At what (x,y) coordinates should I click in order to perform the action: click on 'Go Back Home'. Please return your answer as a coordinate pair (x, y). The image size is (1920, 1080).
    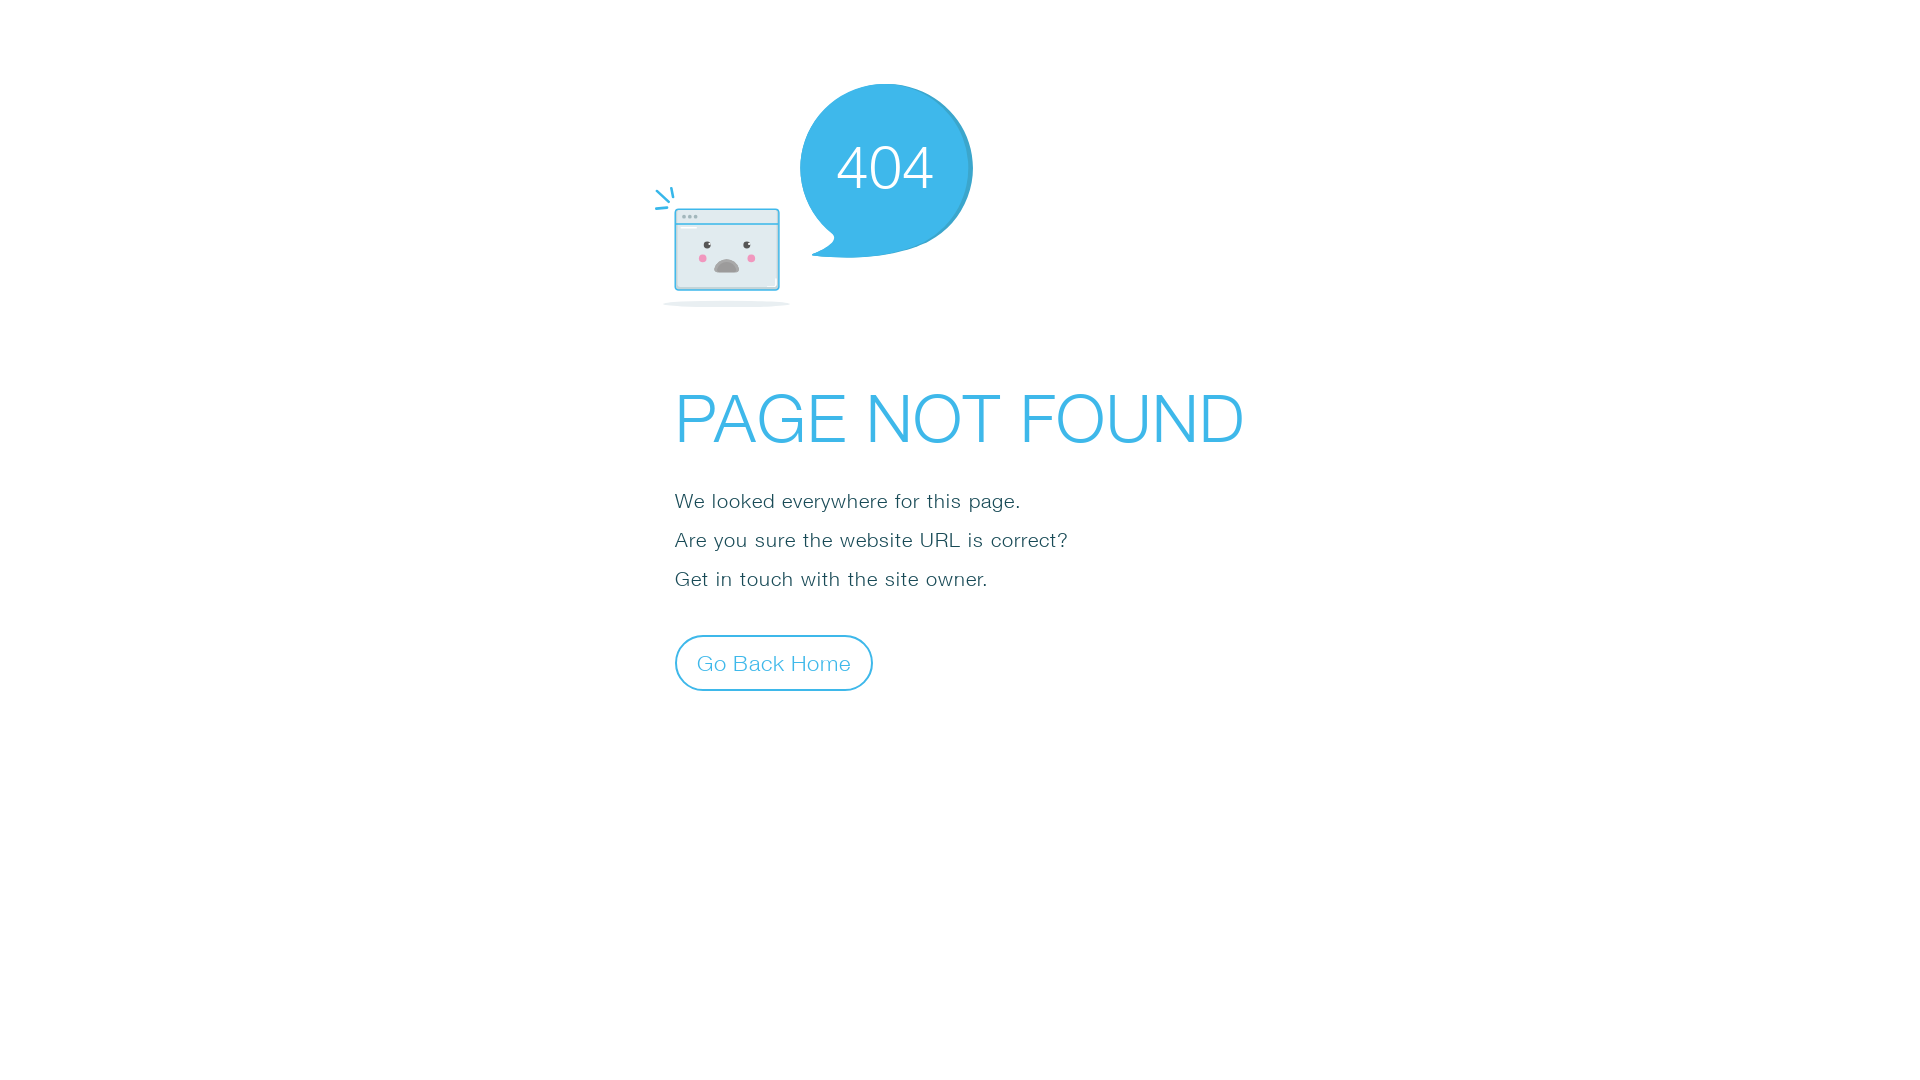
    Looking at the image, I should click on (772, 663).